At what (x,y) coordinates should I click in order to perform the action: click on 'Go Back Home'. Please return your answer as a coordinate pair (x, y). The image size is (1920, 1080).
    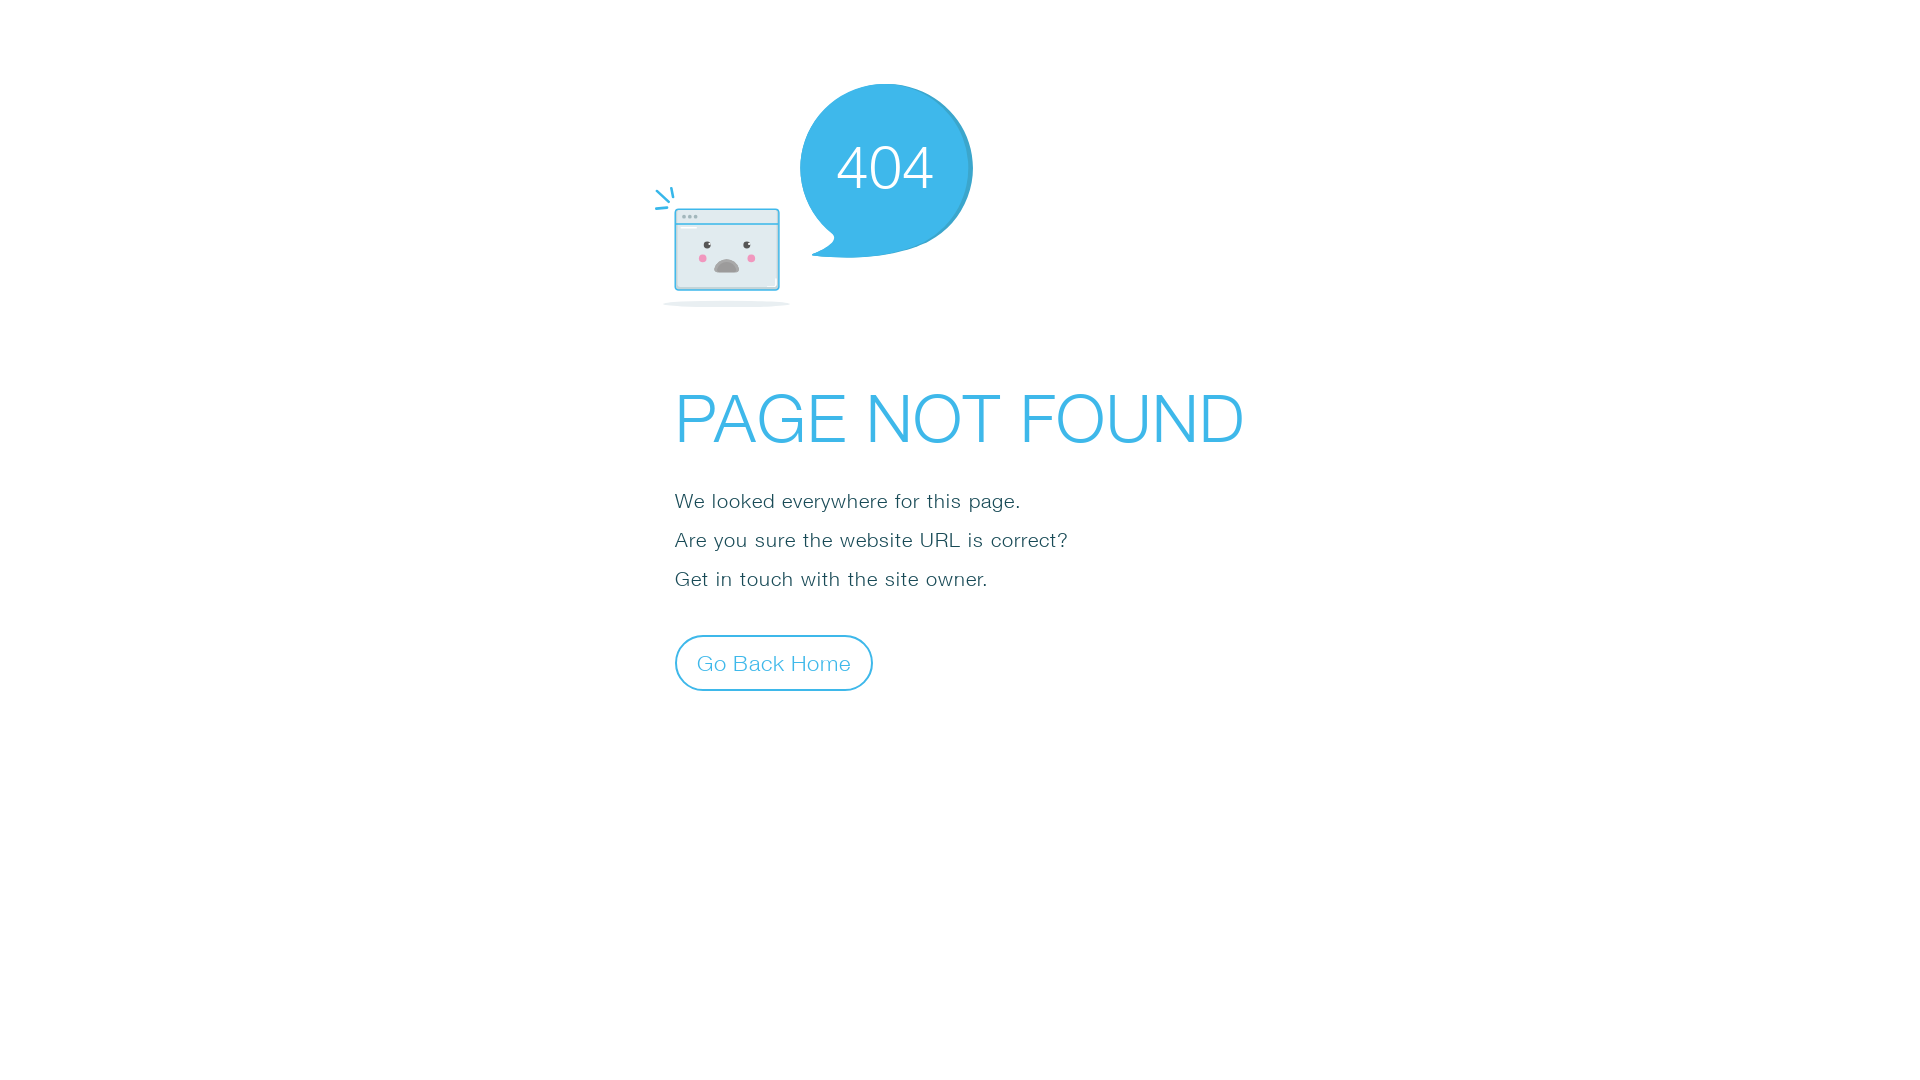
    Looking at the image, I should click on (772, 663).